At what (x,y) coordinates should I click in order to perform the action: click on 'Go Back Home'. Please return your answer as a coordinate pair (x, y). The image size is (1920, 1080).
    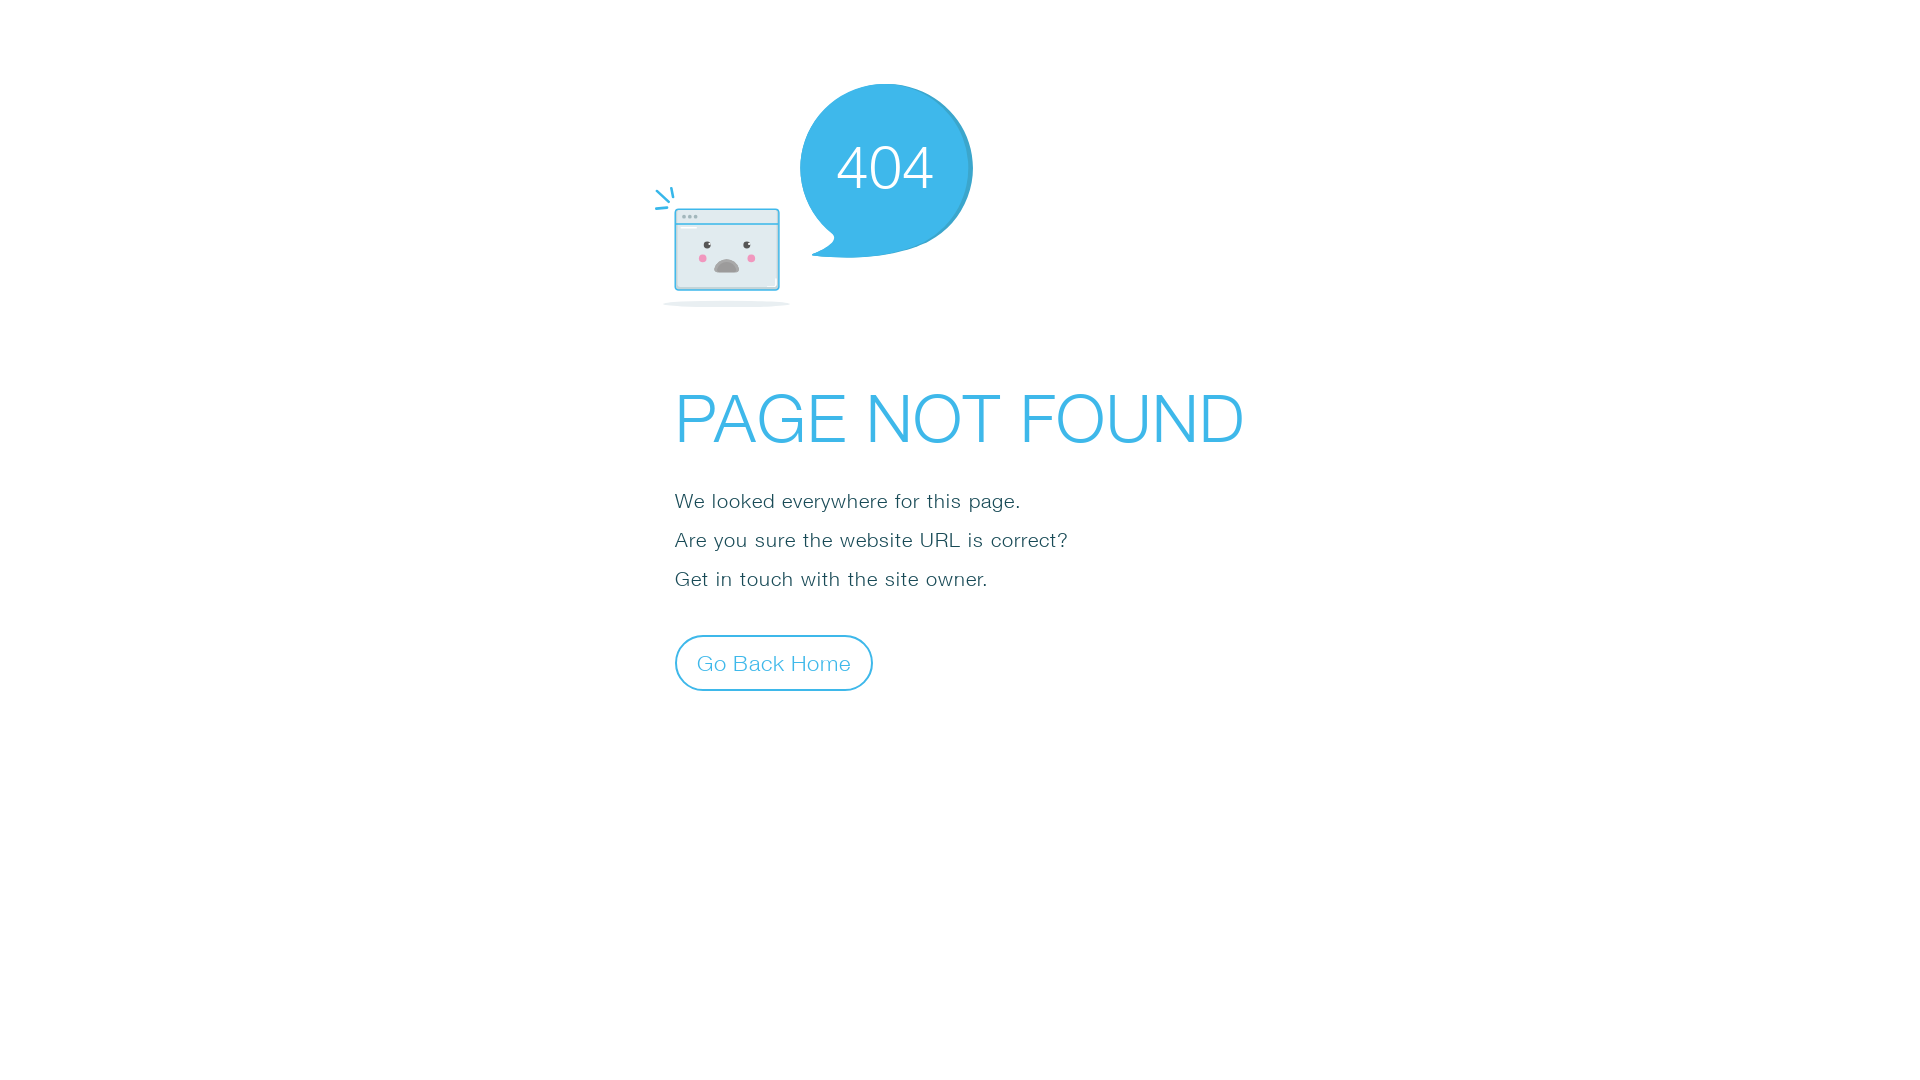
    Looking at the image, I should click on (772, 663).